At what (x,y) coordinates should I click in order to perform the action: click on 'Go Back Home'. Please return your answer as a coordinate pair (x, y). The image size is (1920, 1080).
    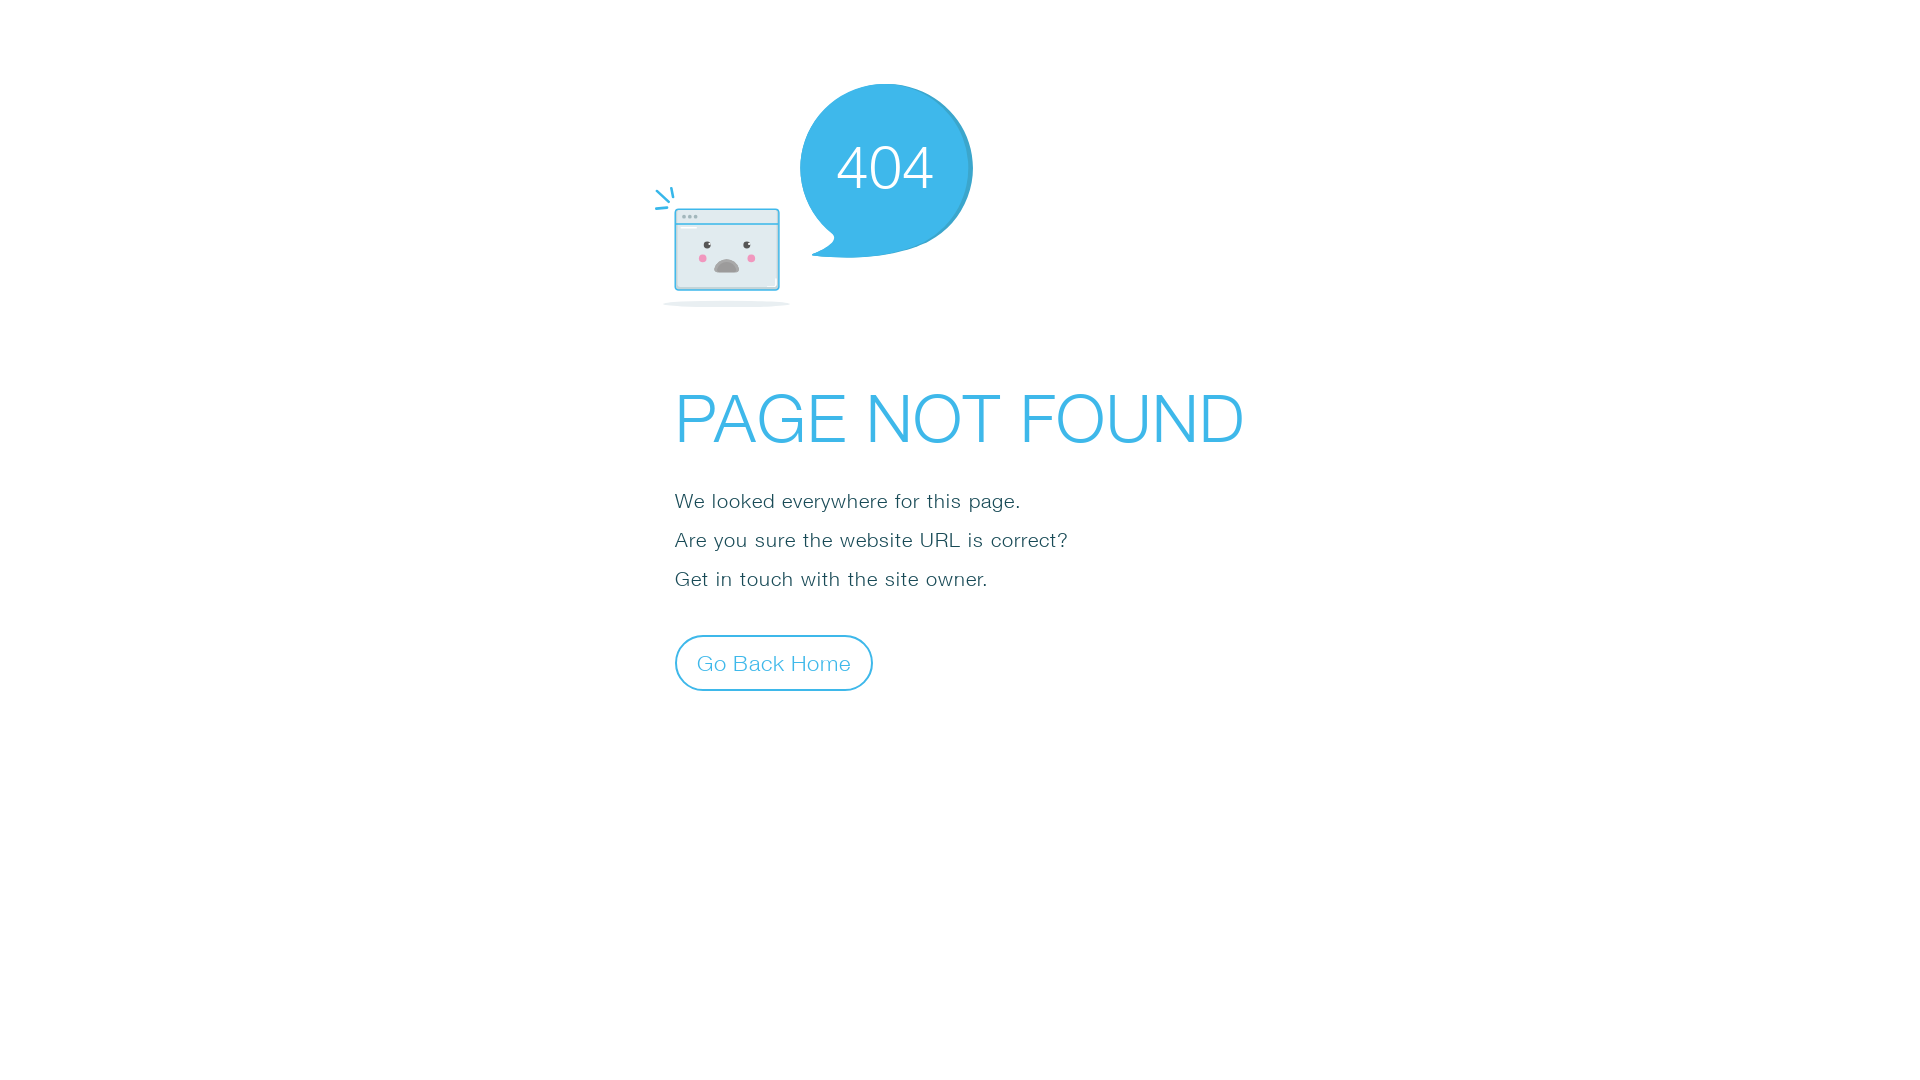
    Looking at the image, I should click on (772, 663).